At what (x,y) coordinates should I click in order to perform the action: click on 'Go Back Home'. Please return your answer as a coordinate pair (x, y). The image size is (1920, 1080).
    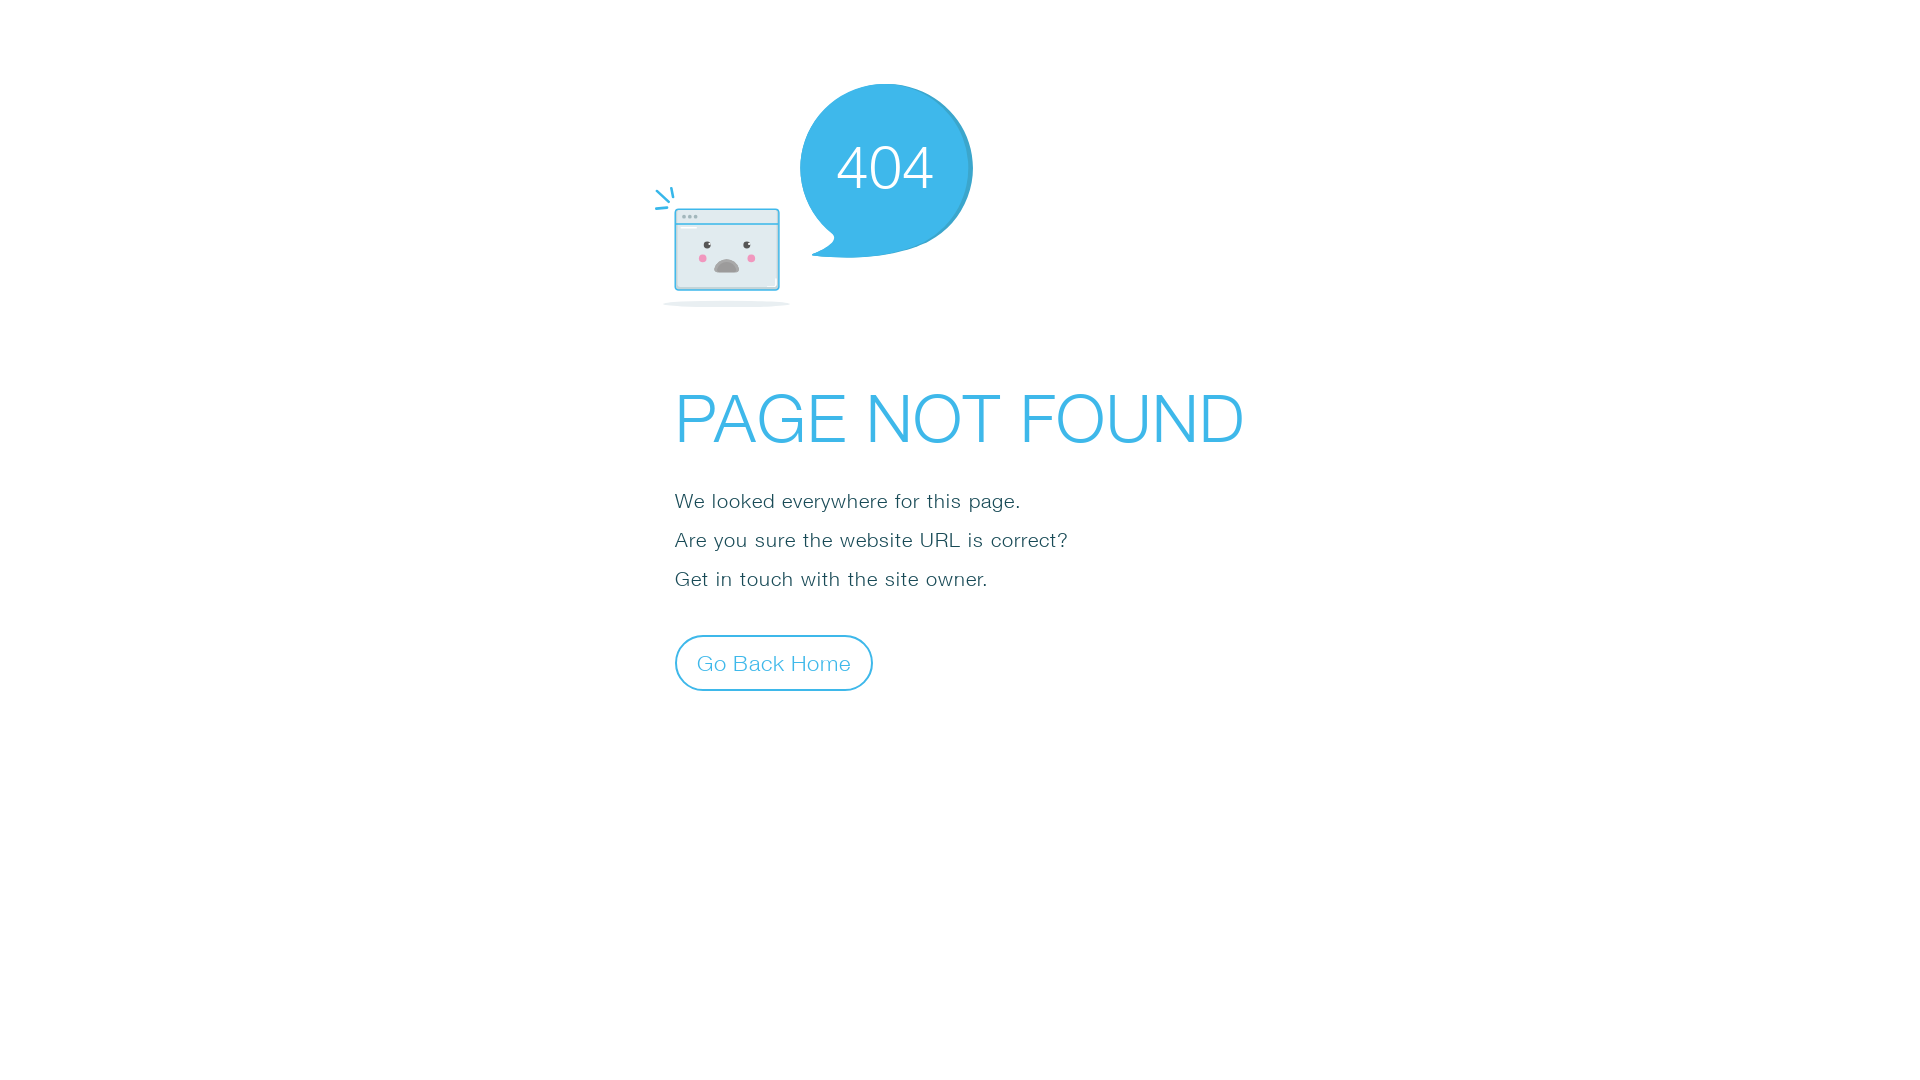
    Looking at the image, I should click on (772, 663).